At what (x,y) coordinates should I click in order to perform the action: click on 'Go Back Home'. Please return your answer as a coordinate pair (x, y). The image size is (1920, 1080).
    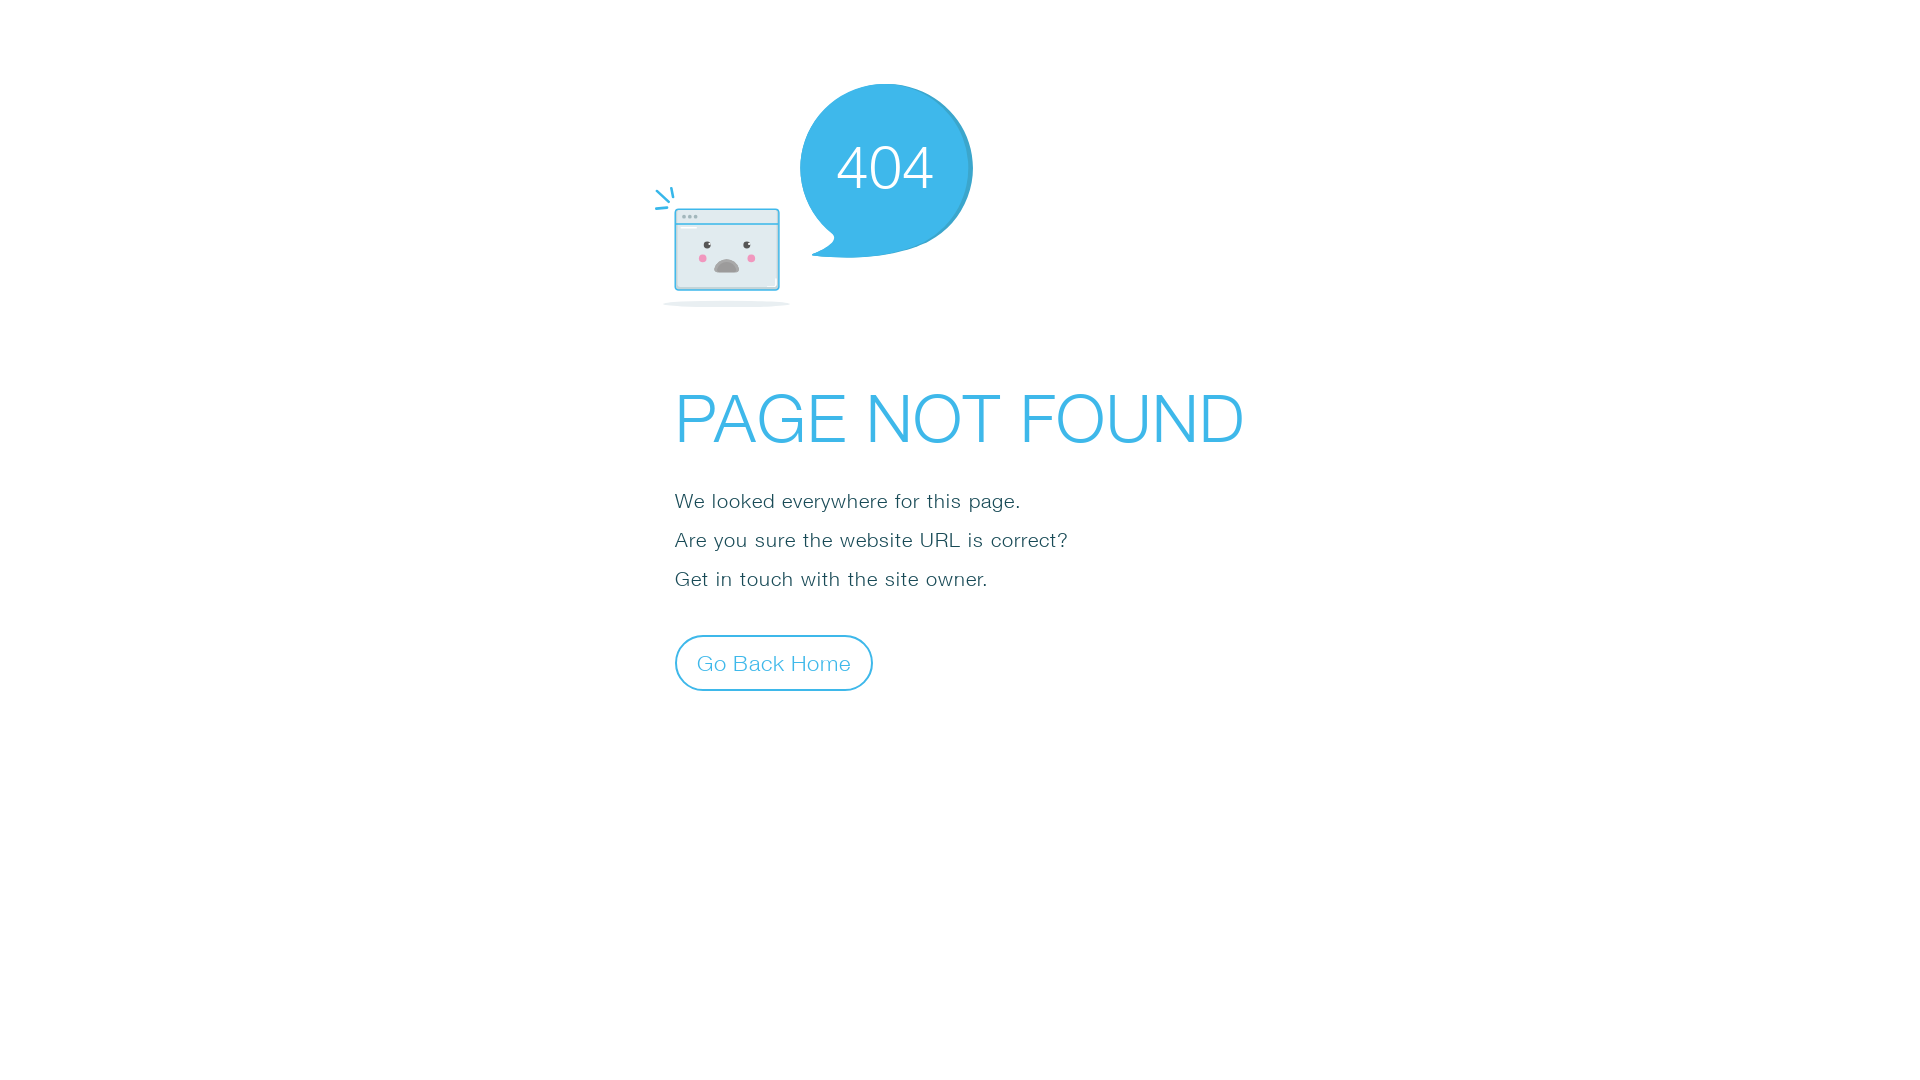
    Looking at the image, I should click on (772, 663).